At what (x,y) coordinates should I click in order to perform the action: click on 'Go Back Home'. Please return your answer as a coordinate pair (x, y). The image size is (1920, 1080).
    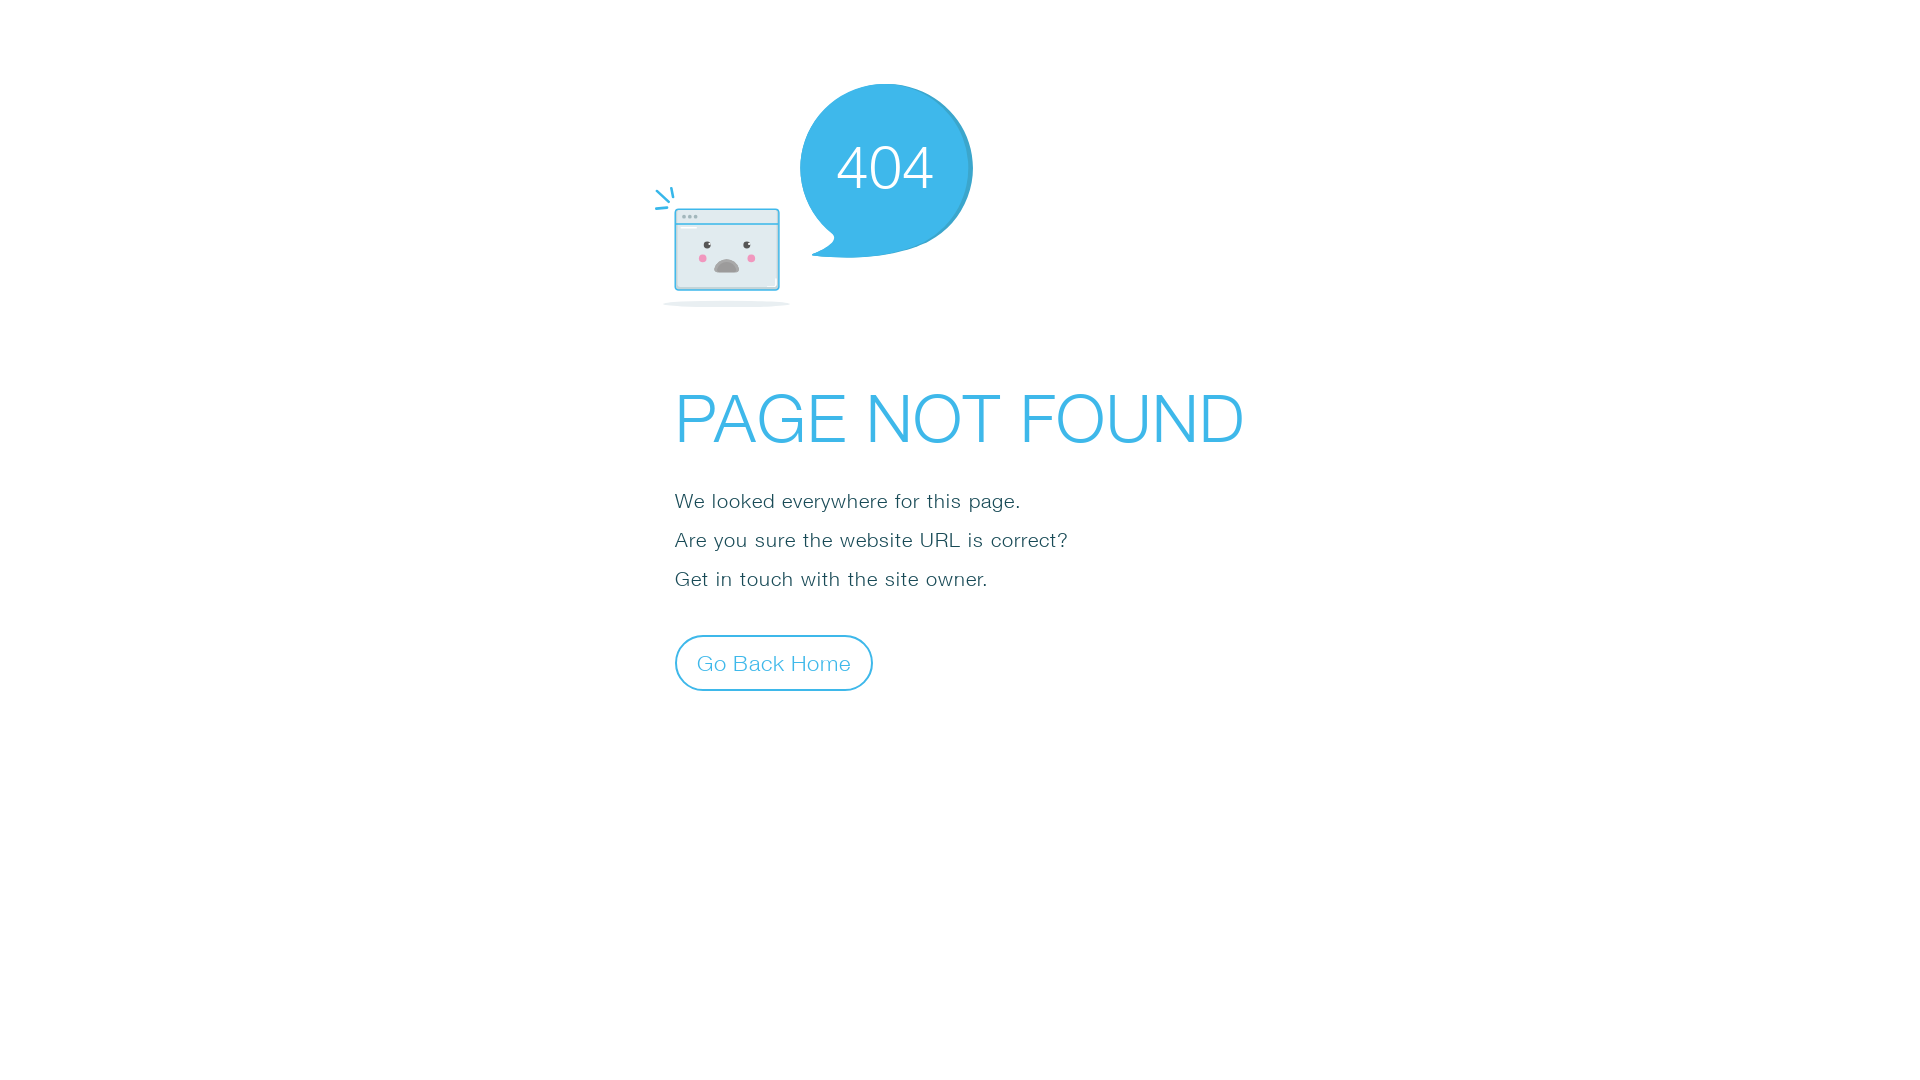
    Looking at the image, I should click on (772, 663).